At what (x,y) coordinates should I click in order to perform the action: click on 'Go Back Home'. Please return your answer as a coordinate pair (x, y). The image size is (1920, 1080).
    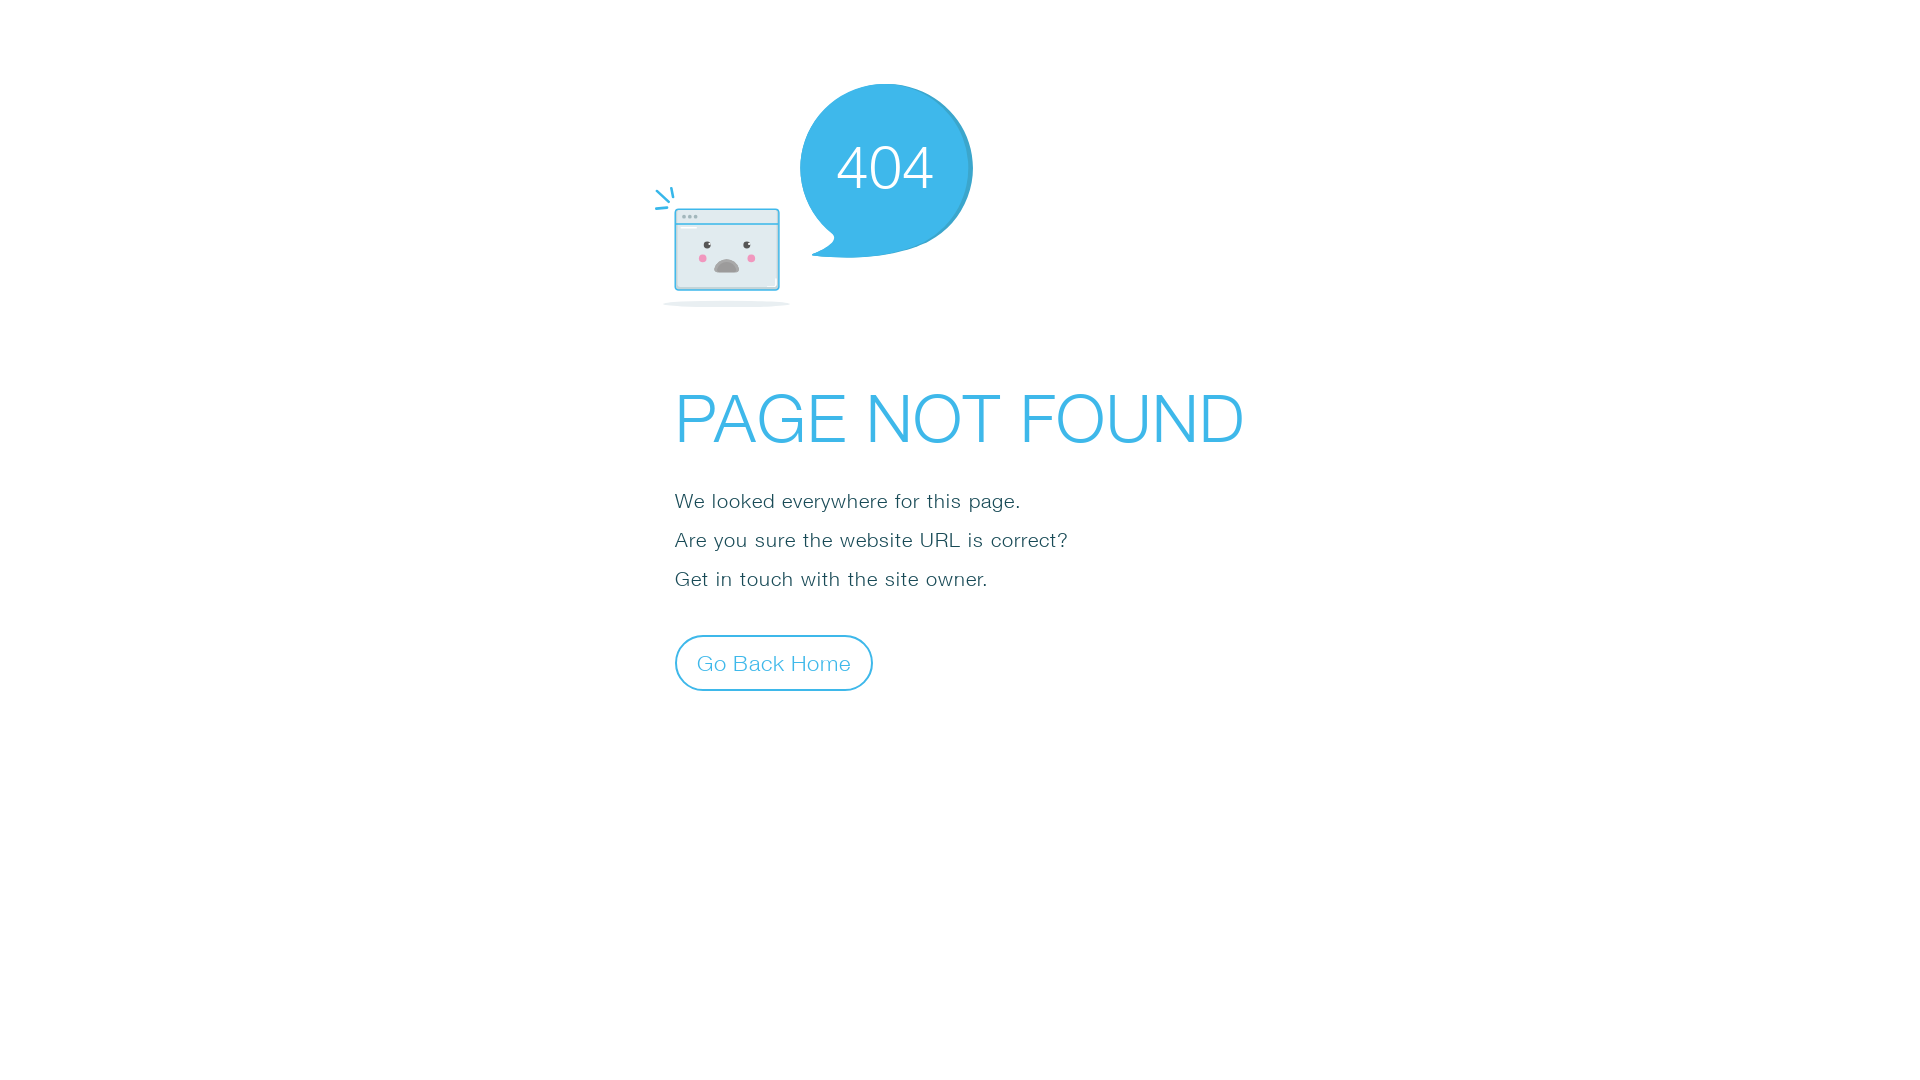
    Looking at the image, I should click on (772, 663).